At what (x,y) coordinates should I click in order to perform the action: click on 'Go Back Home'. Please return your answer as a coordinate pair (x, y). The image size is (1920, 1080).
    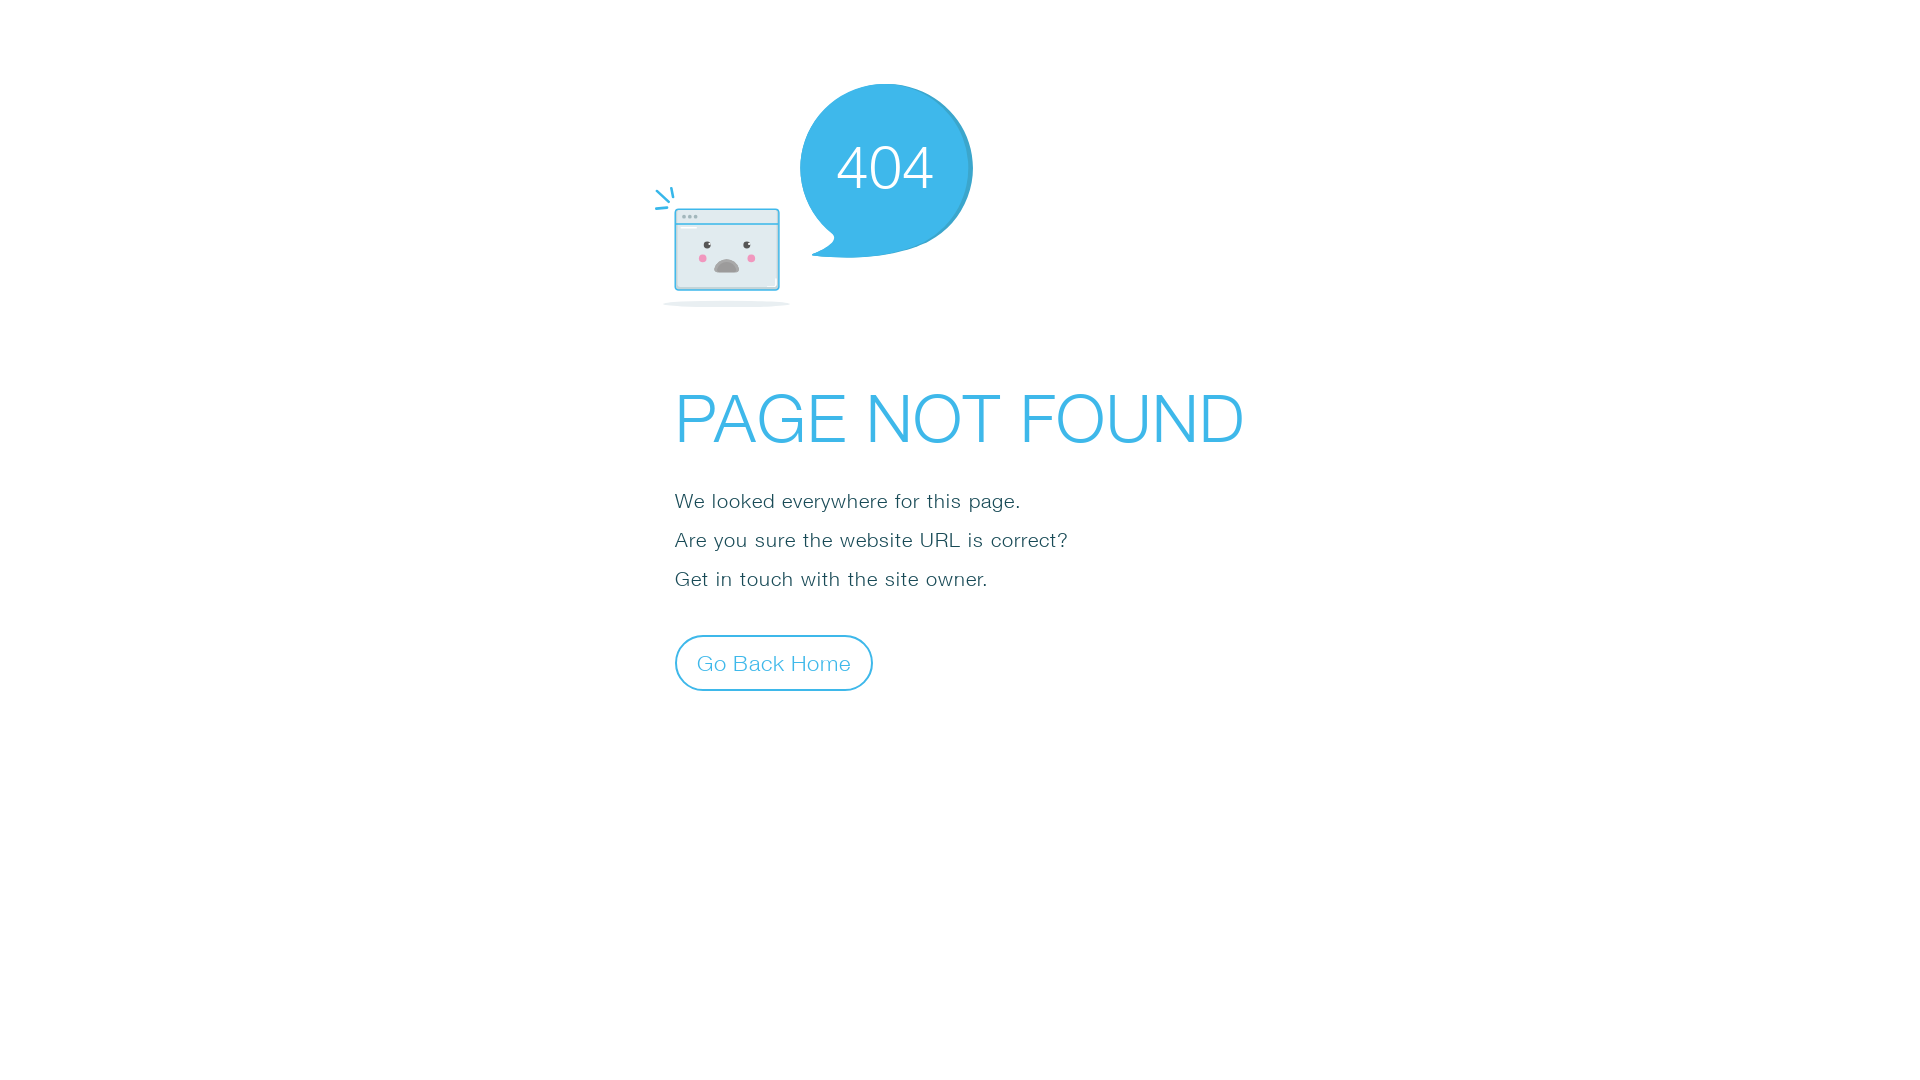
    Looking at the image, I should click on (772, 663).